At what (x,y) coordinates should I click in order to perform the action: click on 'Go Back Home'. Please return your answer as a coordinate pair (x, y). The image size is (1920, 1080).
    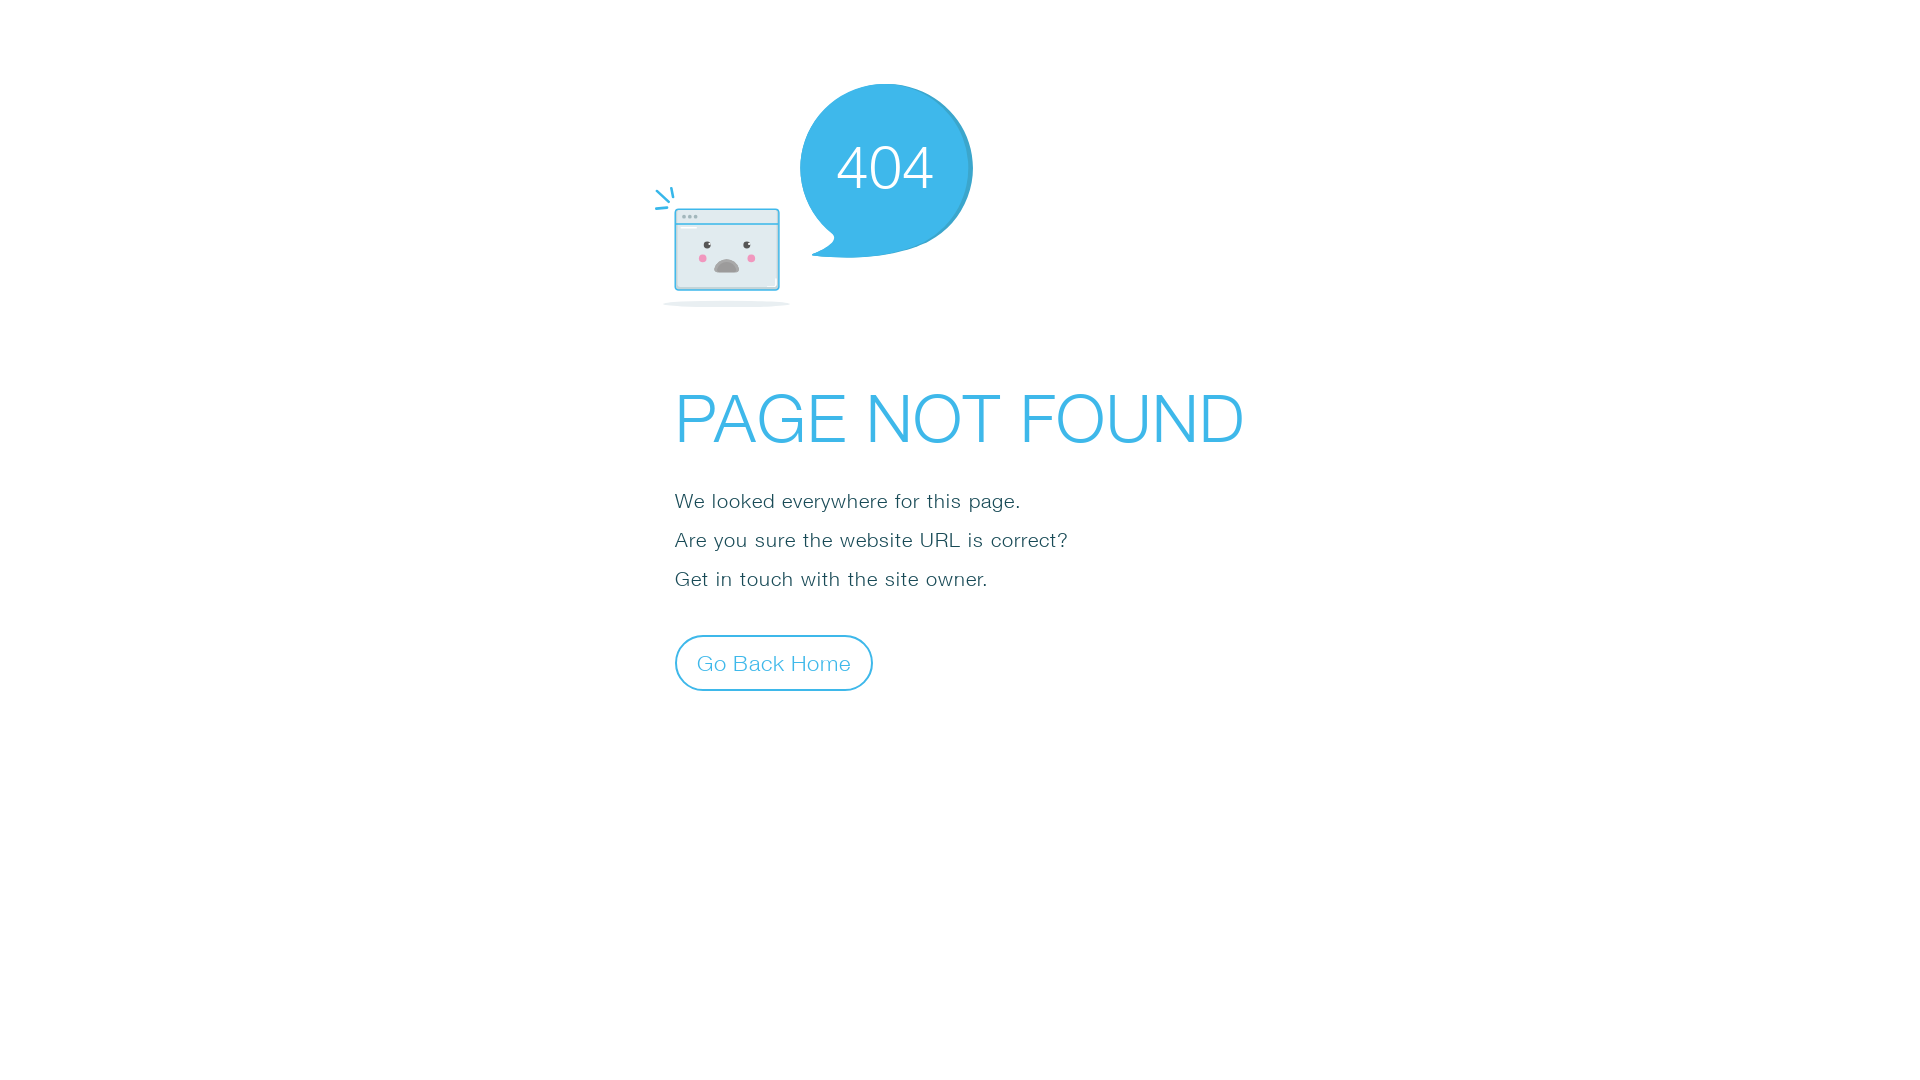
    Looking at the image, I should click on (772, 663).